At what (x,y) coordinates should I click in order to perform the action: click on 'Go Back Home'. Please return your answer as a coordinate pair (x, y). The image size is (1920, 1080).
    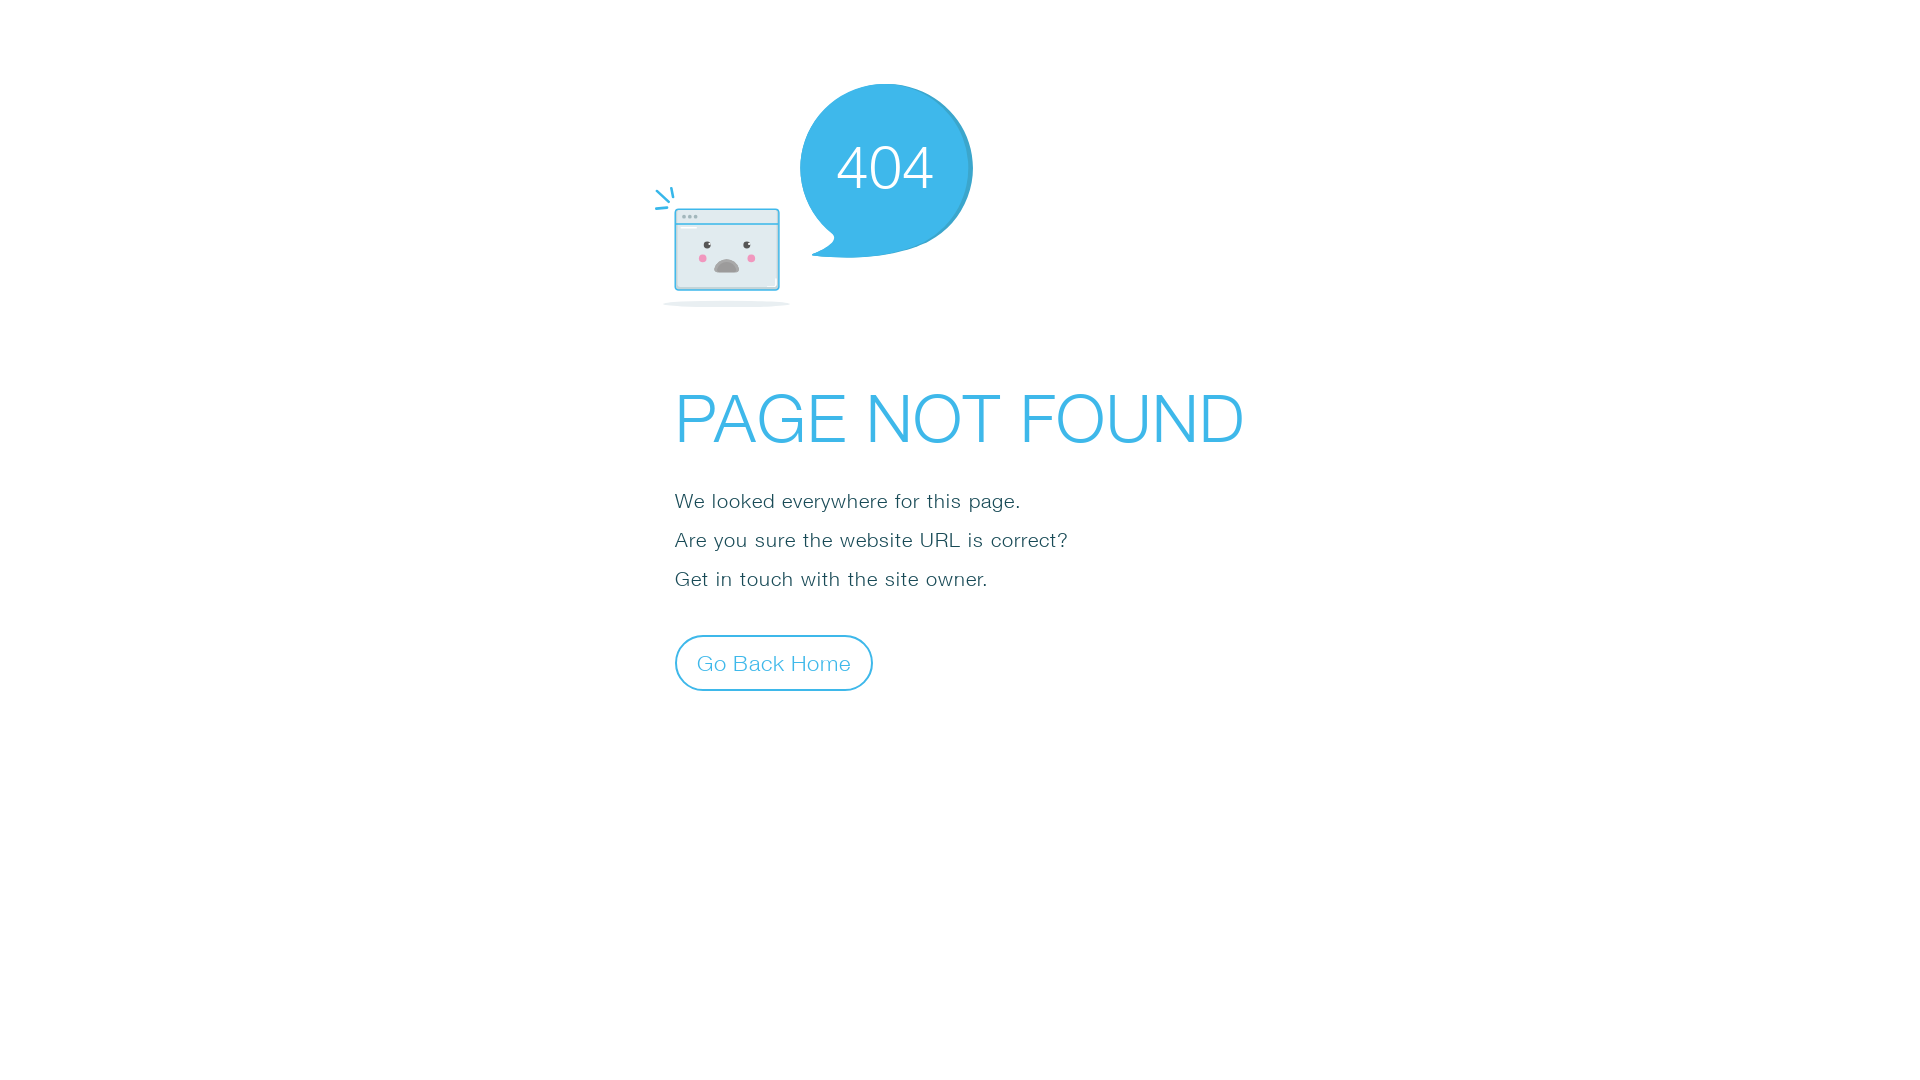
    Looking at the image, I should click on (772, 663).